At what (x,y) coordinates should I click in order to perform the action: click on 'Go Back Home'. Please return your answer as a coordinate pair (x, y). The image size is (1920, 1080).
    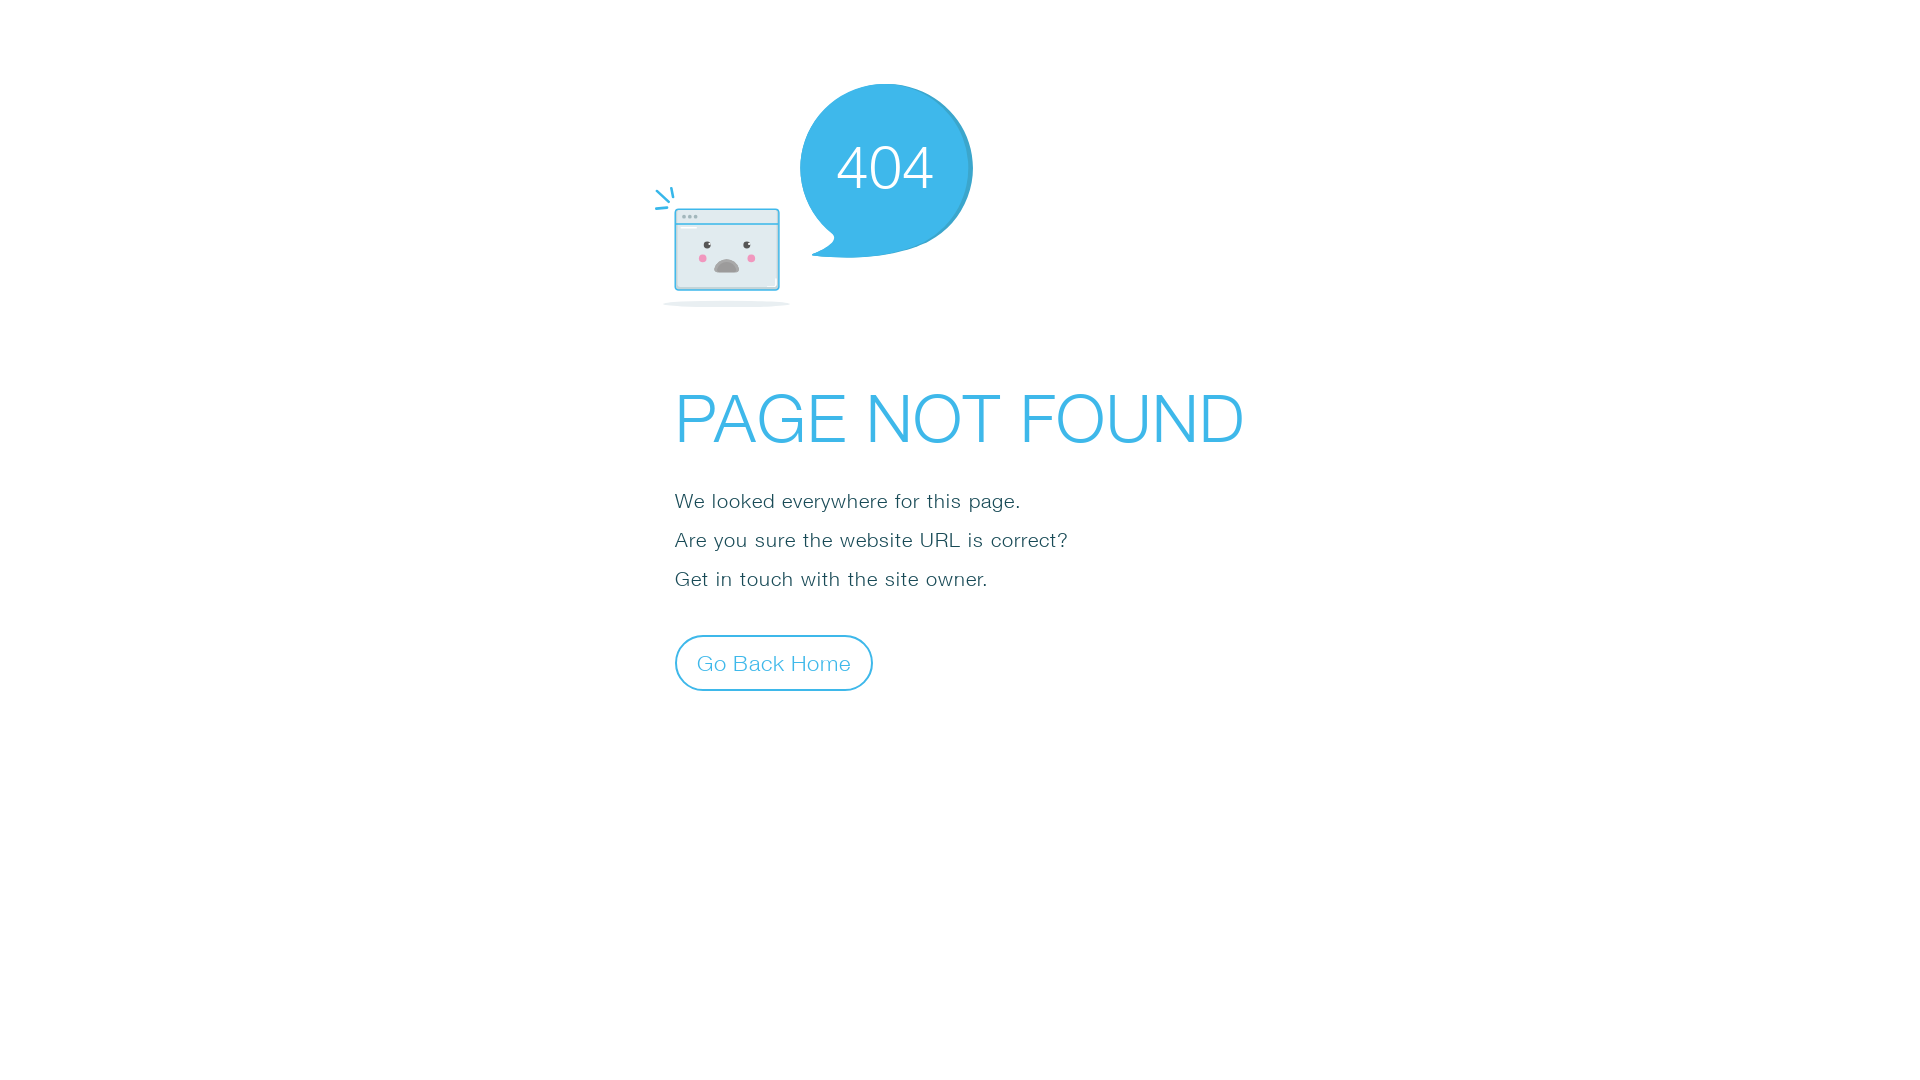
    Looking at the image, I should click on (772, 663).